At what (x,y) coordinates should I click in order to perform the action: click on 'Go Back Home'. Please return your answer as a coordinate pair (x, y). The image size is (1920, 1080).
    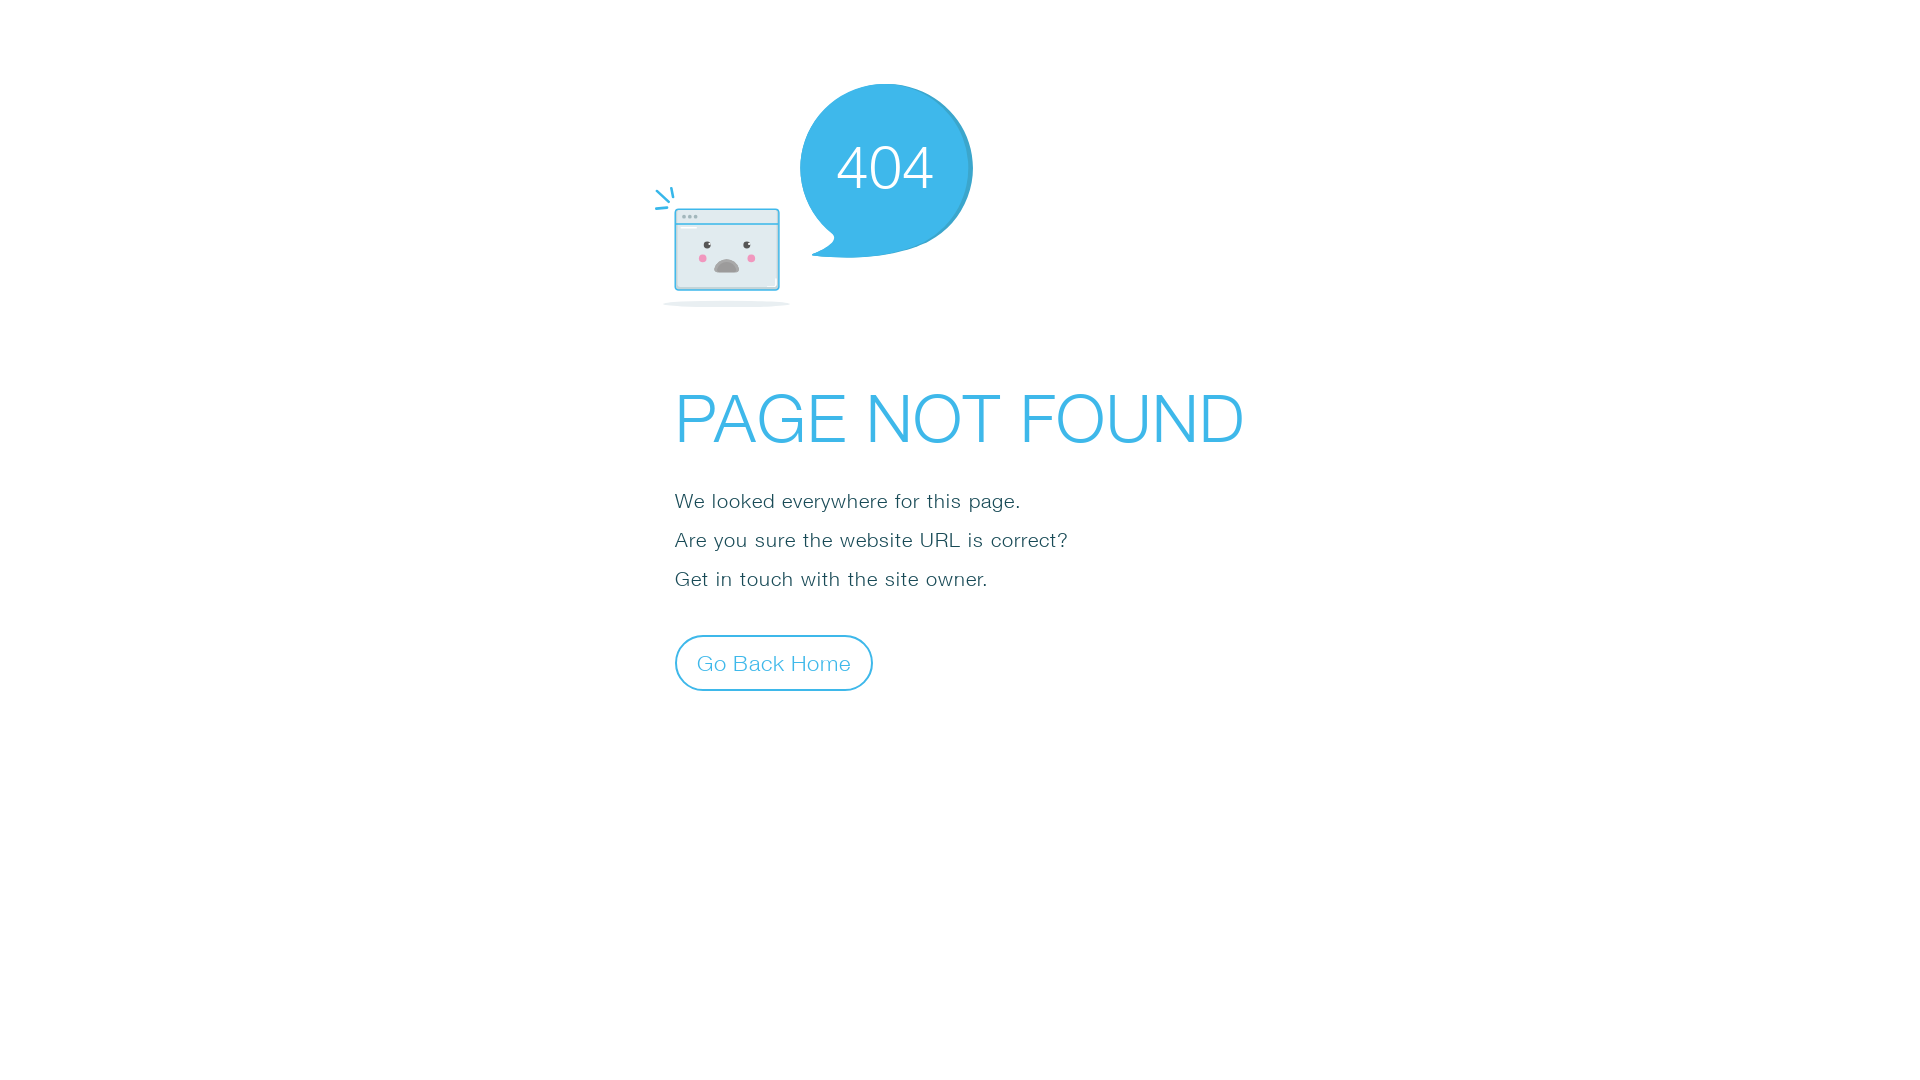
    Looking at the image, I should click on (772, 663).